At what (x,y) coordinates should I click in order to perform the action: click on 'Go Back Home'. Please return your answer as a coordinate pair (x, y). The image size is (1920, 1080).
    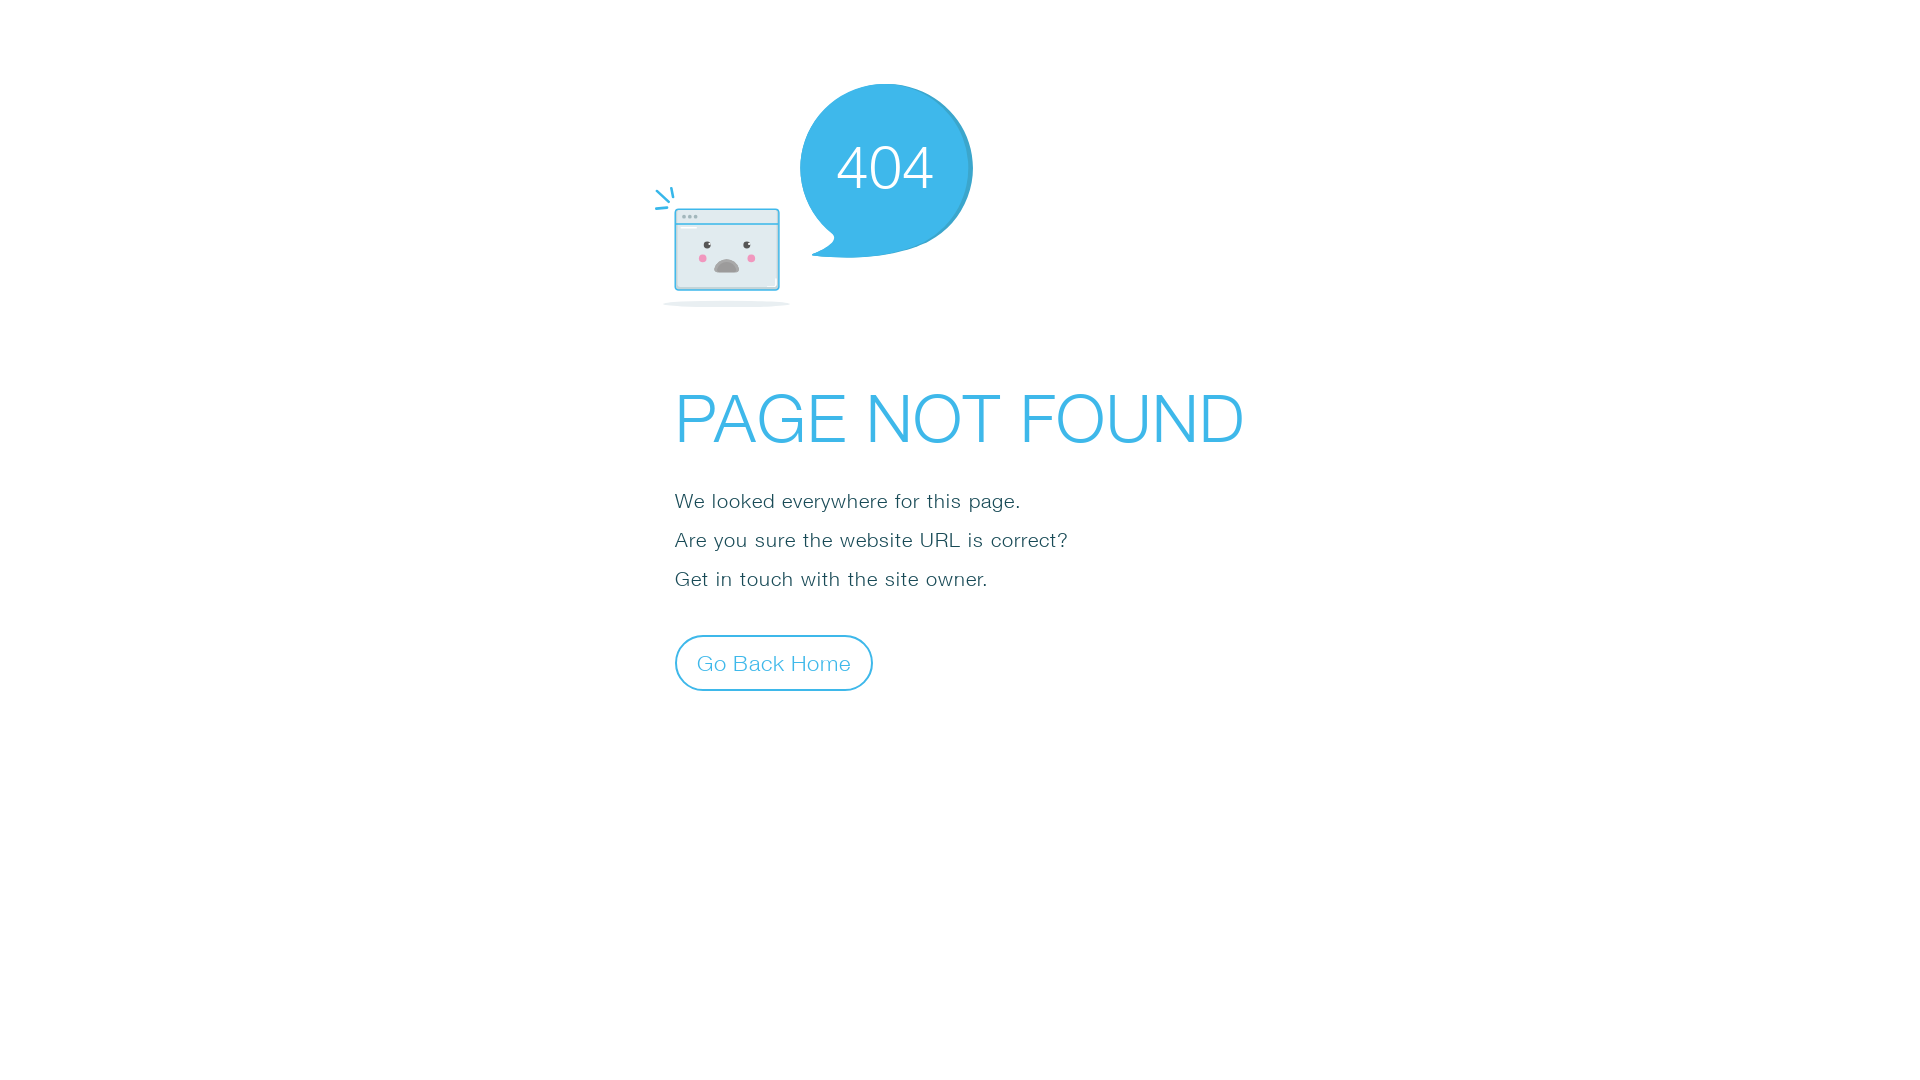
    Looking at the image, I should click on (772, 663).